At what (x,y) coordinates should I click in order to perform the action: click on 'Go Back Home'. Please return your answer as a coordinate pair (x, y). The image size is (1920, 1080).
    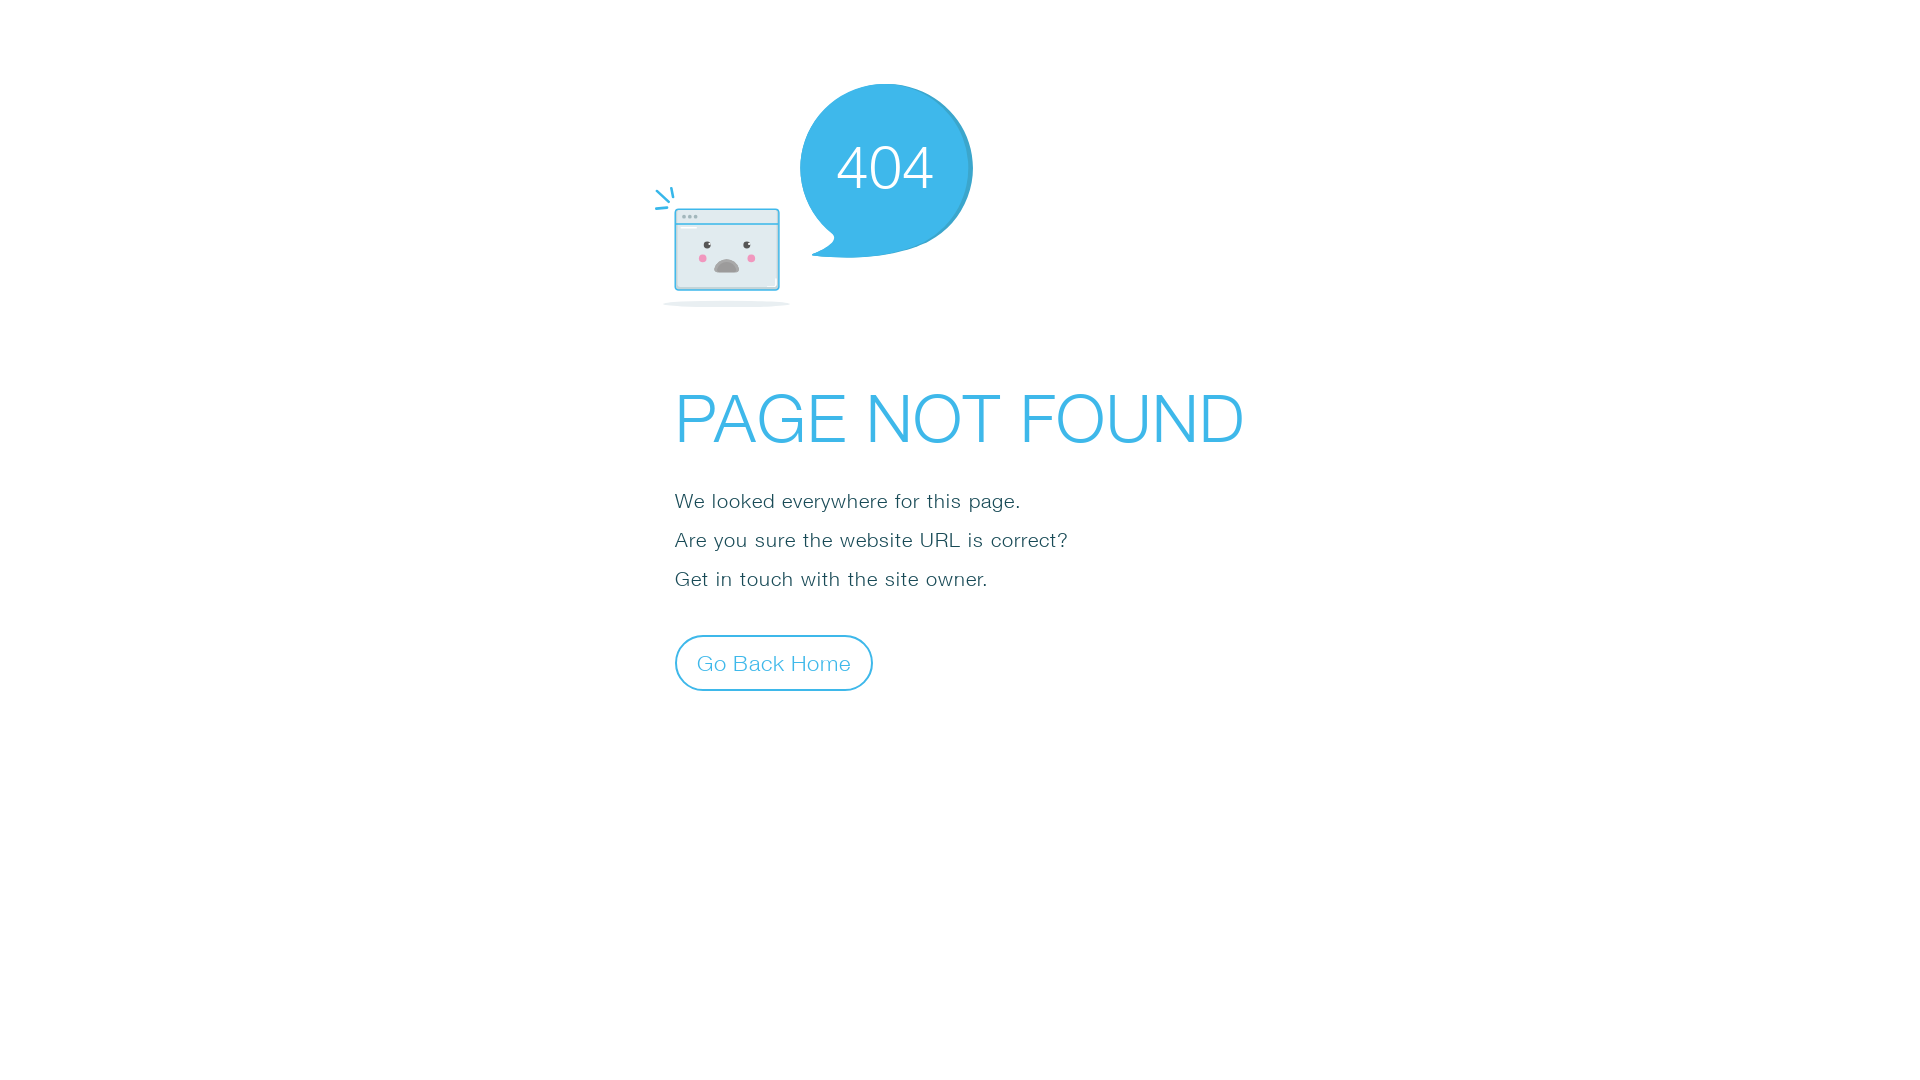
    Looking at the image, I should click on (772, 663).